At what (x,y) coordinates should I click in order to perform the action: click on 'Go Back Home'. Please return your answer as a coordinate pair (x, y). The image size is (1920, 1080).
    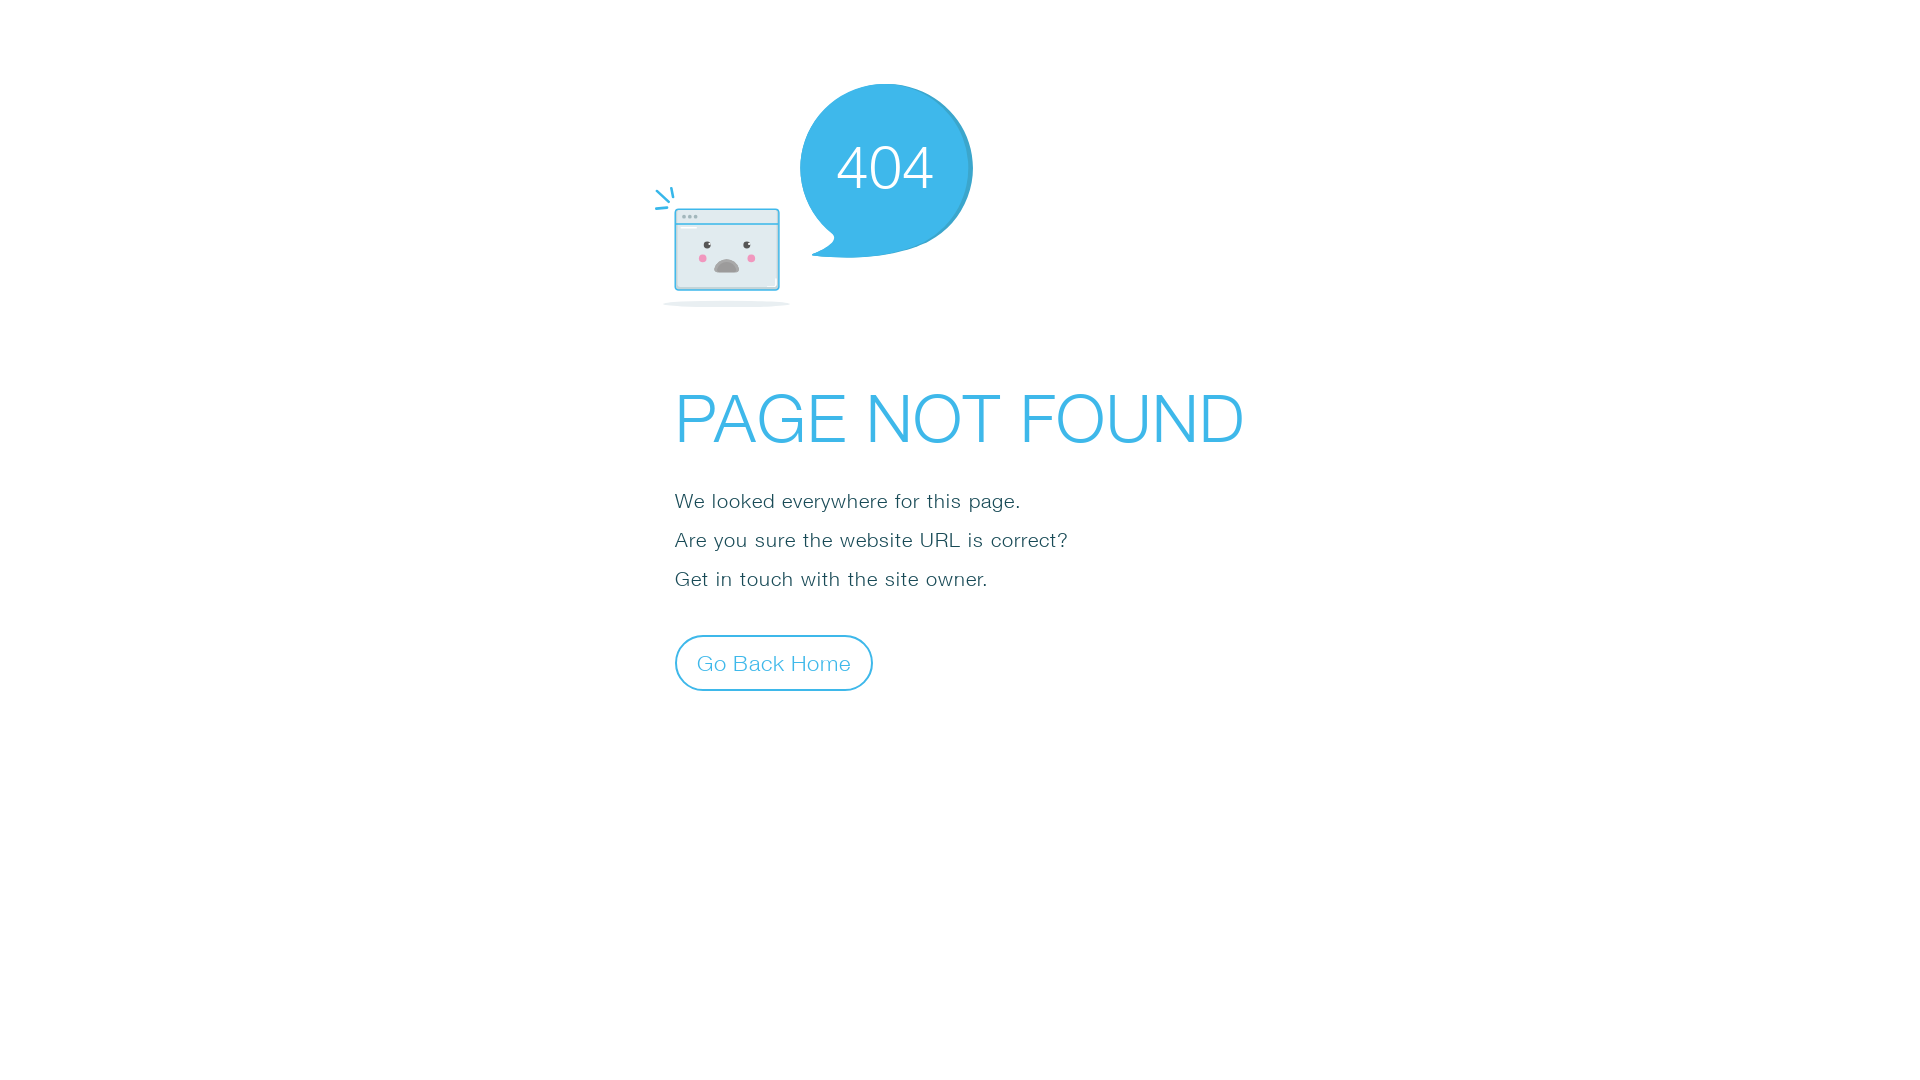
    Looking at the image, I should click on (772, 663).